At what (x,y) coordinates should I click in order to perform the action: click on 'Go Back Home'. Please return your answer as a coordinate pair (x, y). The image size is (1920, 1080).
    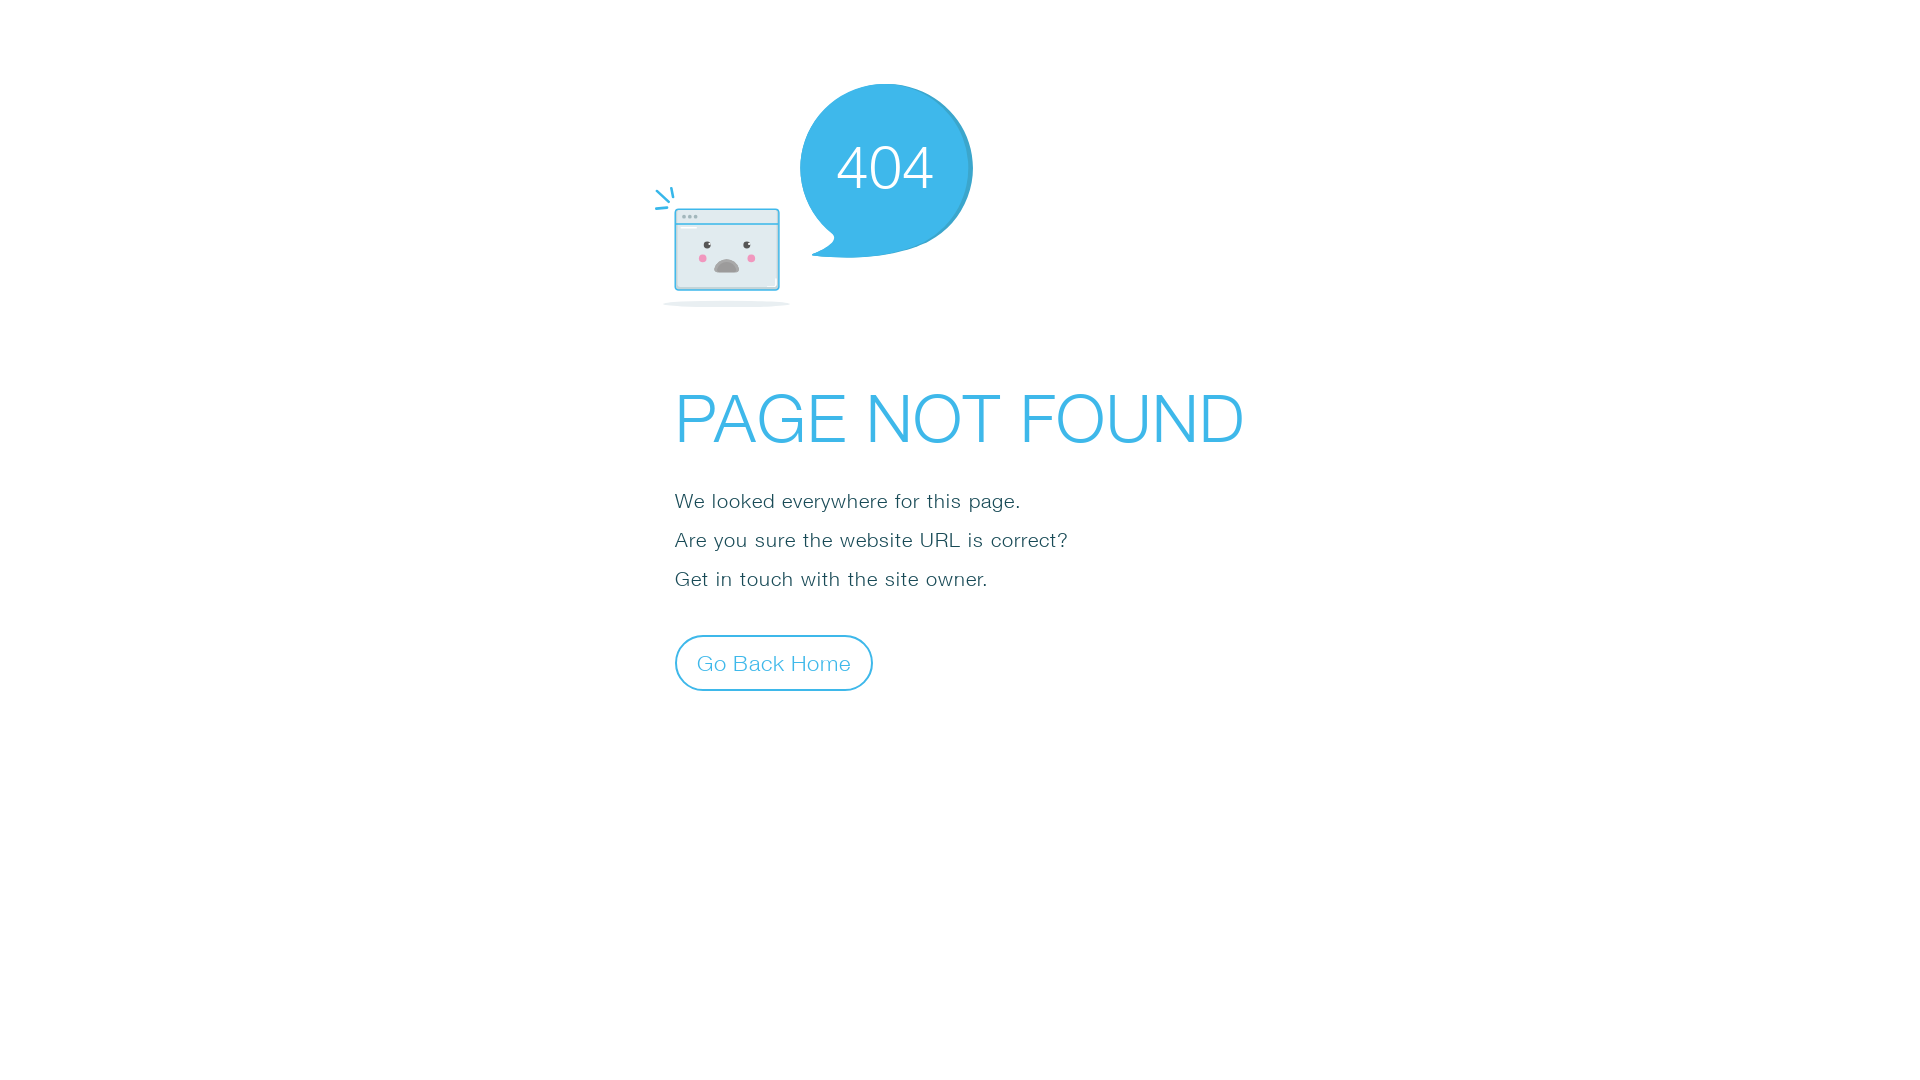
    Looking at the image, I should click on (772, 663).